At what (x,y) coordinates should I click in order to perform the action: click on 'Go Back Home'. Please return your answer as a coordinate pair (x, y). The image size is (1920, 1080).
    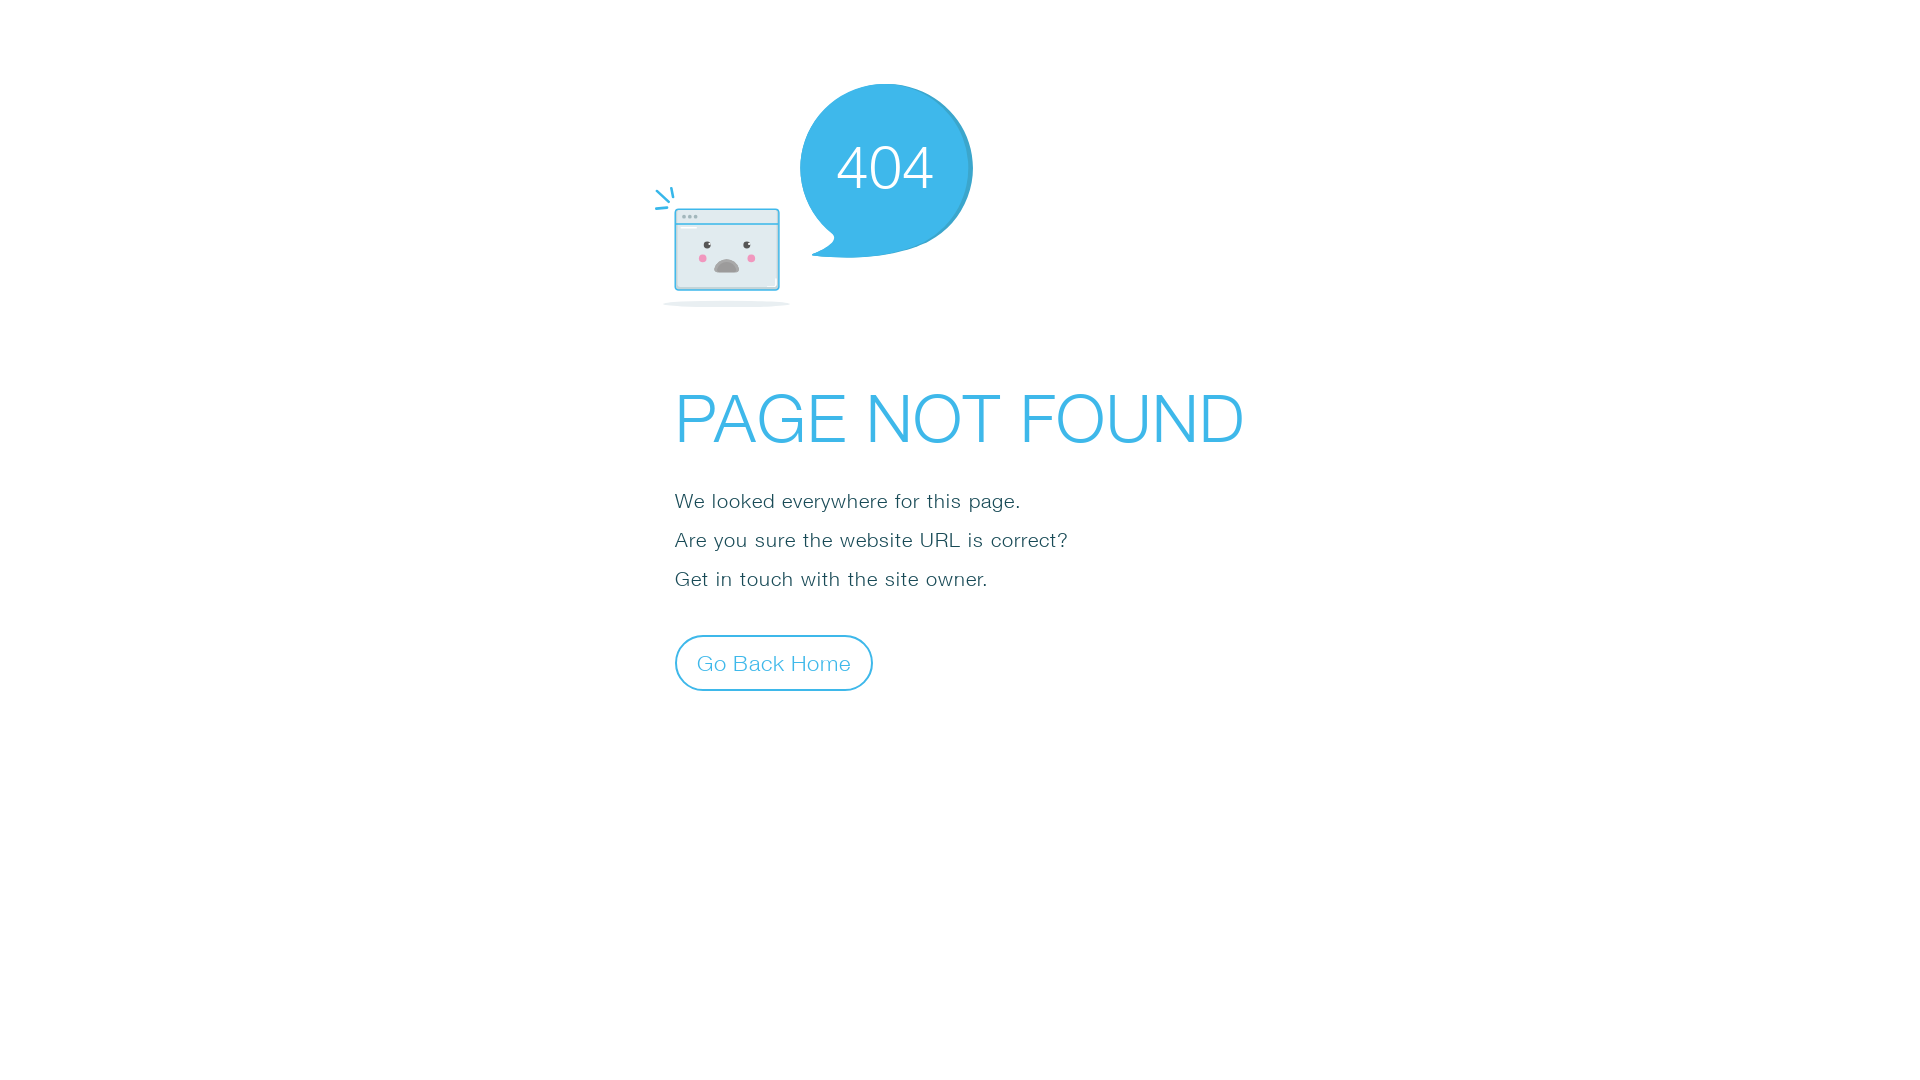
    Looking at the image, I should click on (772, 663).